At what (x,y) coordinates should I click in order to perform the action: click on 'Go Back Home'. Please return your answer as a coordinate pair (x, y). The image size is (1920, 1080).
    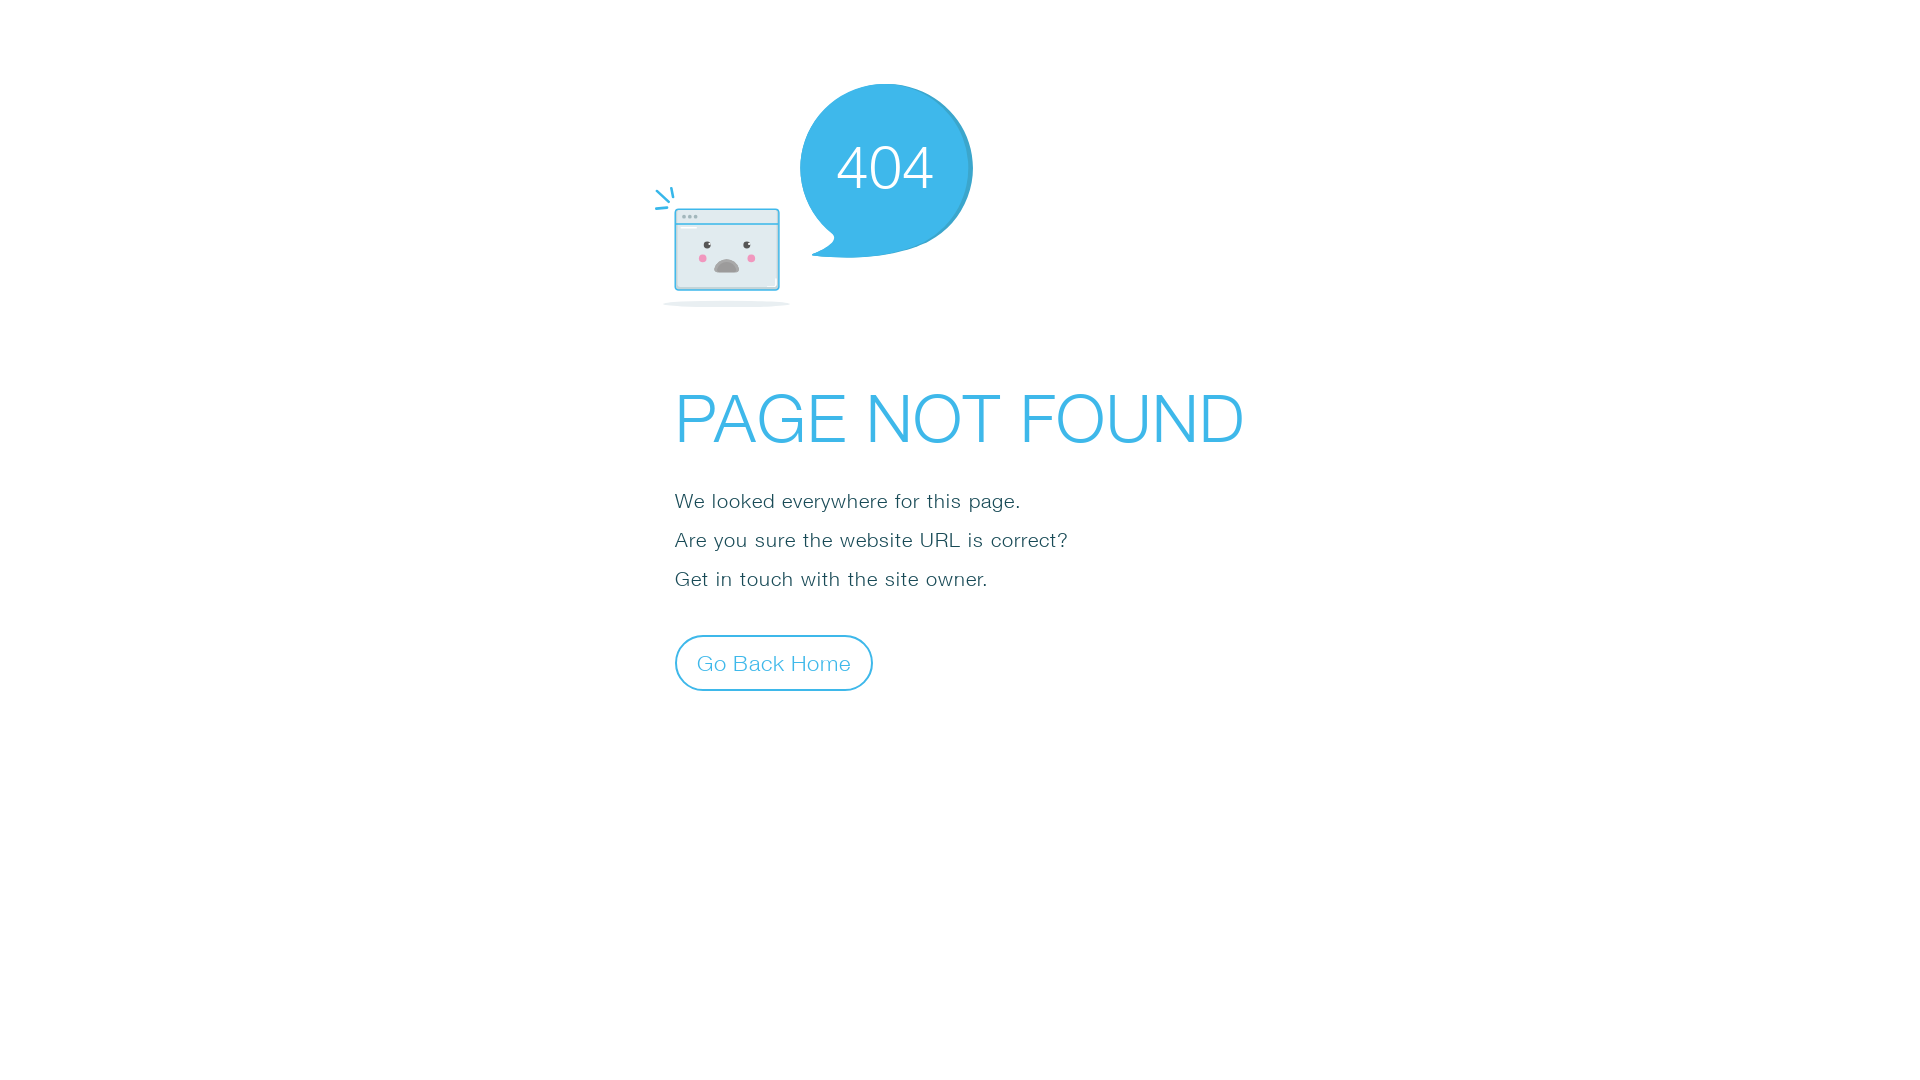
    Looking at the image, I should click on (772, 663).